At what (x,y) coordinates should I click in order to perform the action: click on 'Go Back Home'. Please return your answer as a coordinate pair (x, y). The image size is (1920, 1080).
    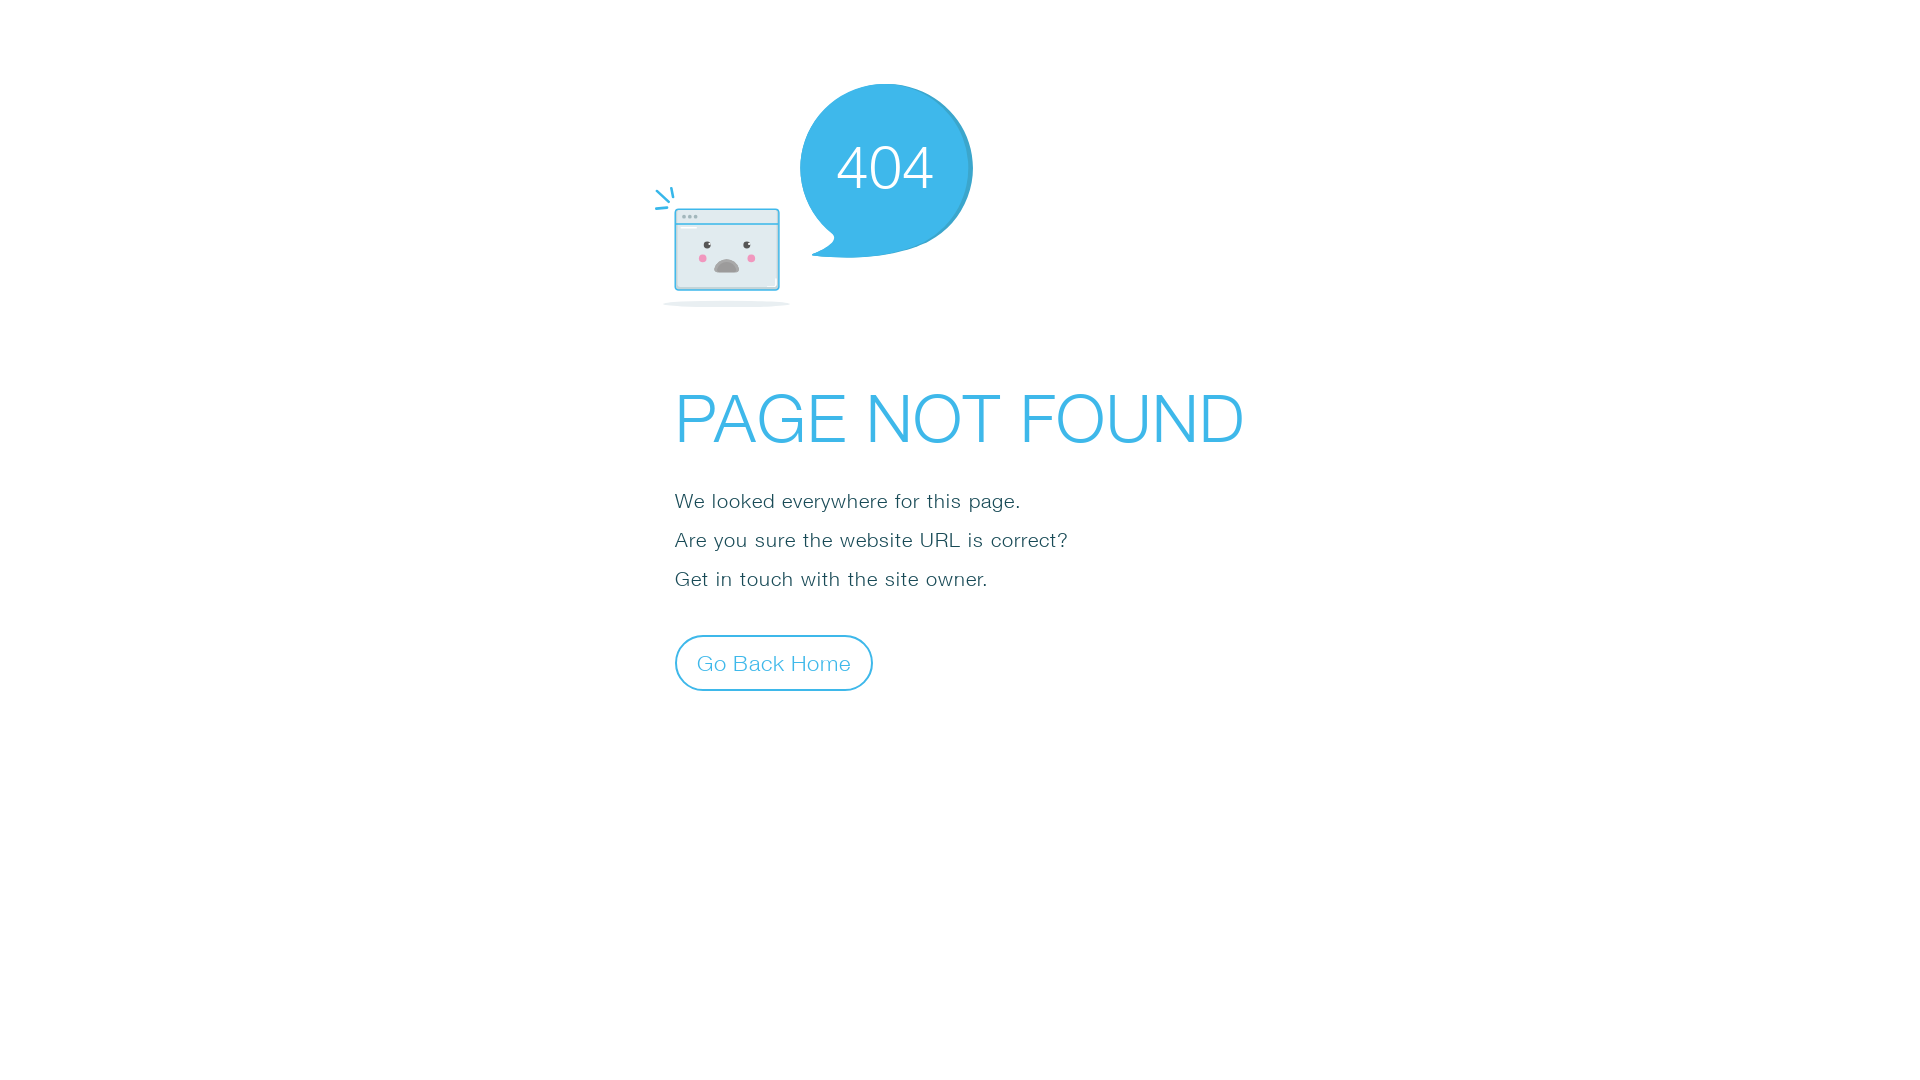
    Looking at the image, I should click on (772, 663).